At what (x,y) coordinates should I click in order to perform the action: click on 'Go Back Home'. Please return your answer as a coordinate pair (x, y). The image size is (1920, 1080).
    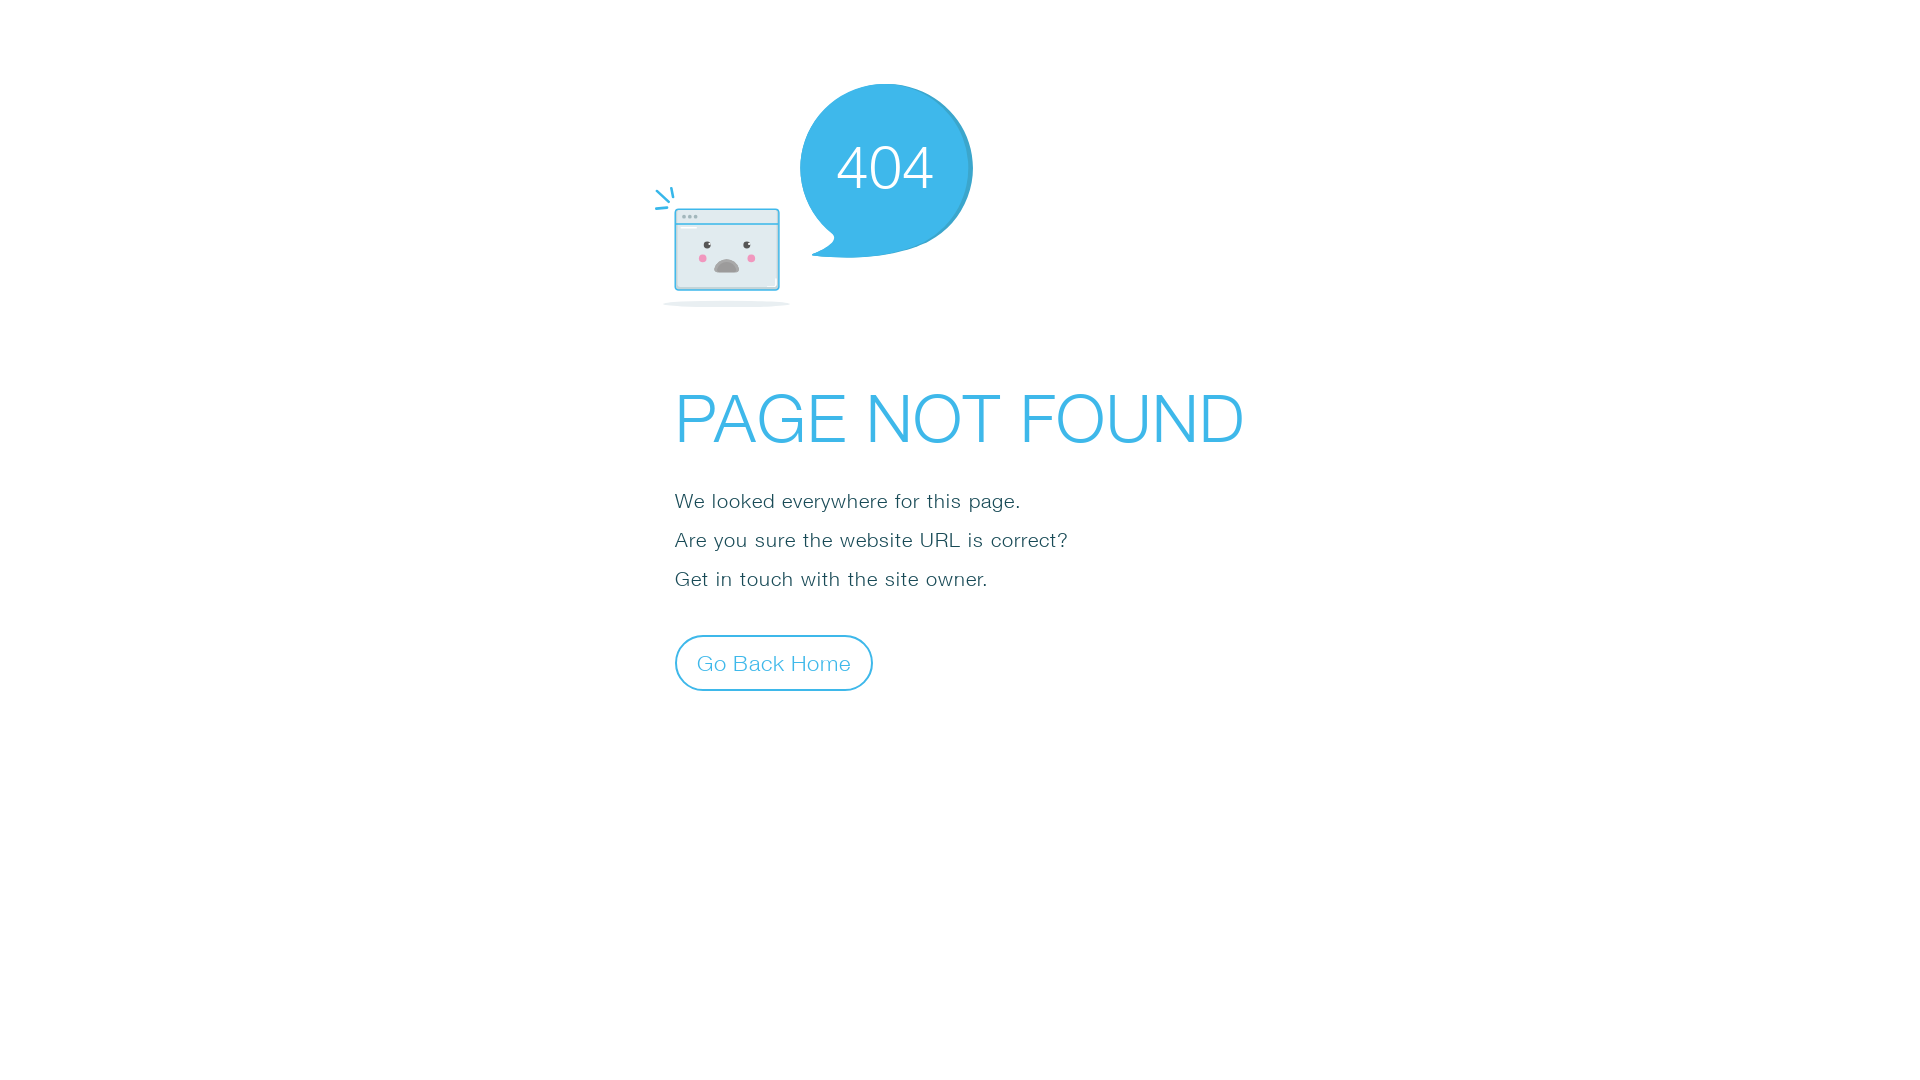
    Looking at the image, I should click on (772, 663).